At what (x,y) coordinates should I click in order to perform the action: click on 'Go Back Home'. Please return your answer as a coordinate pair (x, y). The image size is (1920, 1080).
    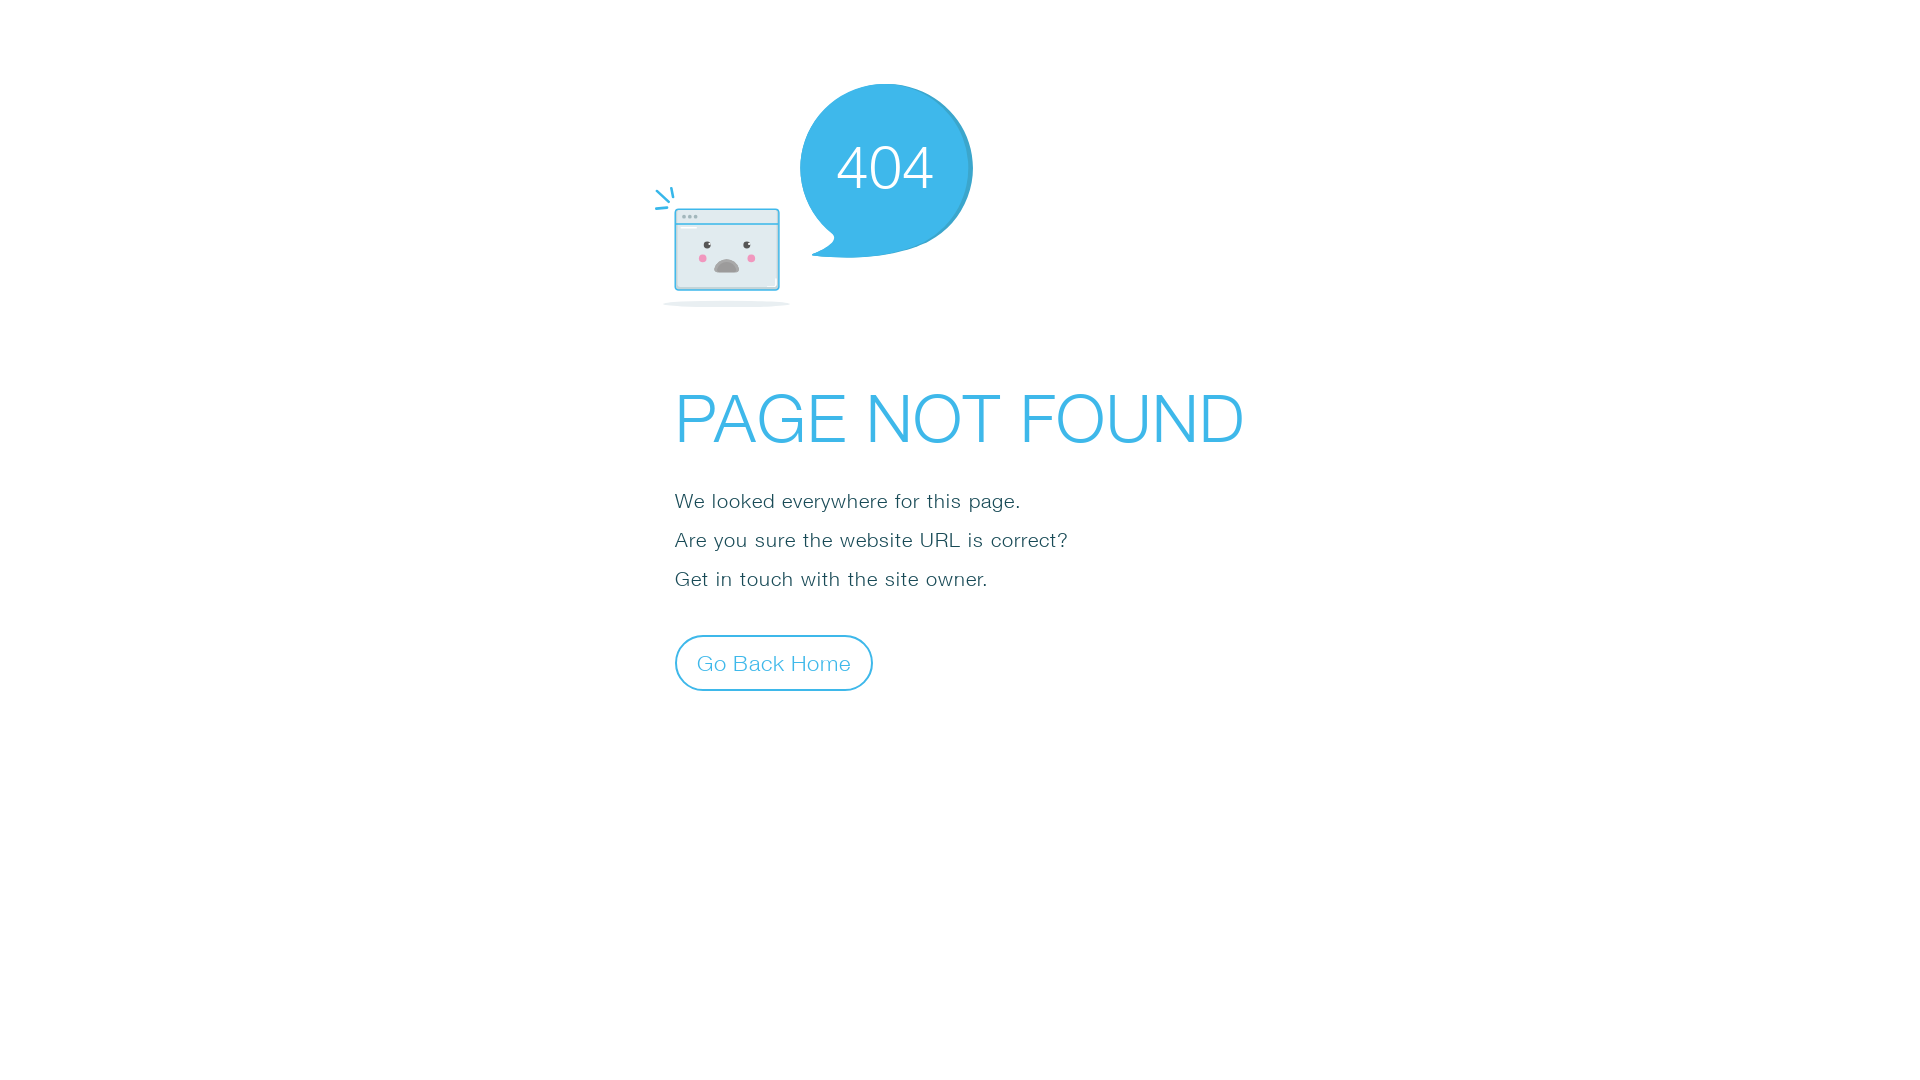
    Looking at the image, I should click on (772, 663).